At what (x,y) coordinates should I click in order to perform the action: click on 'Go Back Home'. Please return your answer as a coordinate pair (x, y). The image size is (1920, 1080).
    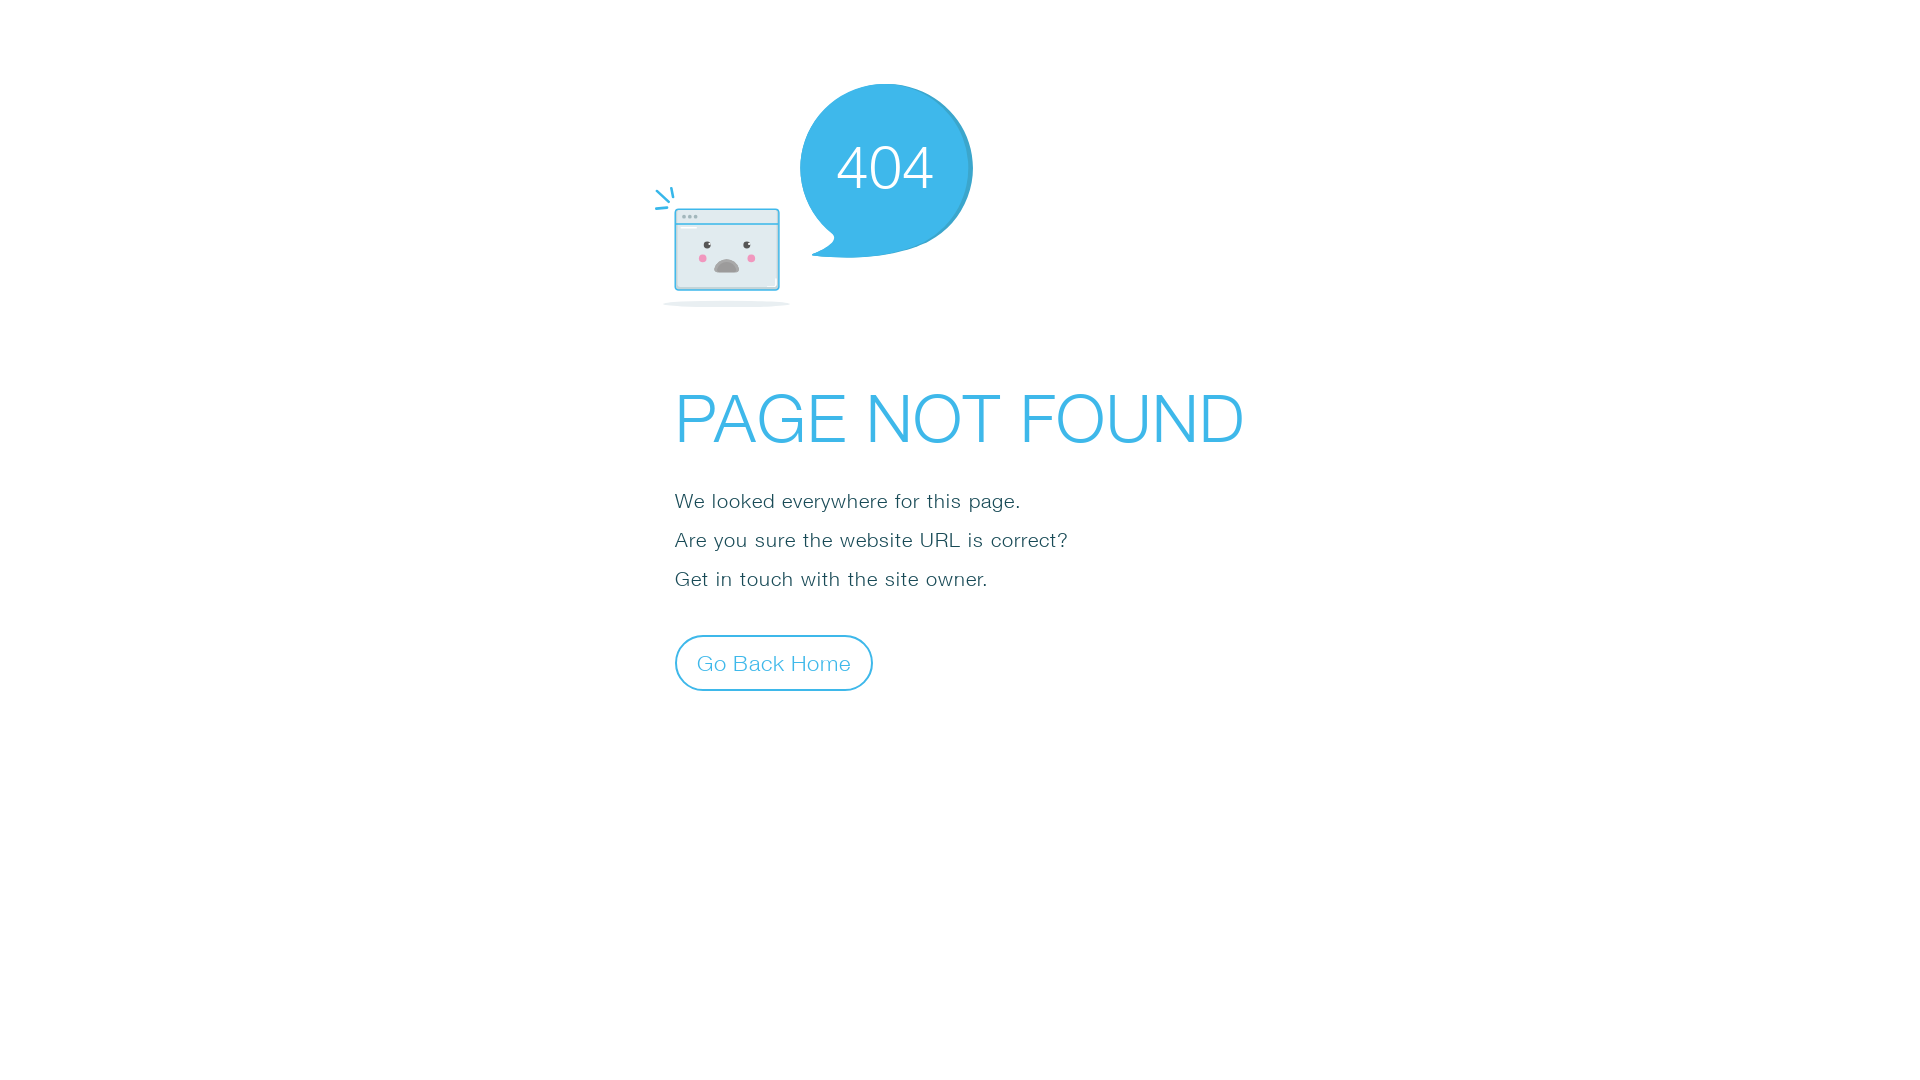
    Looking at the image, I should click on (772, 663).